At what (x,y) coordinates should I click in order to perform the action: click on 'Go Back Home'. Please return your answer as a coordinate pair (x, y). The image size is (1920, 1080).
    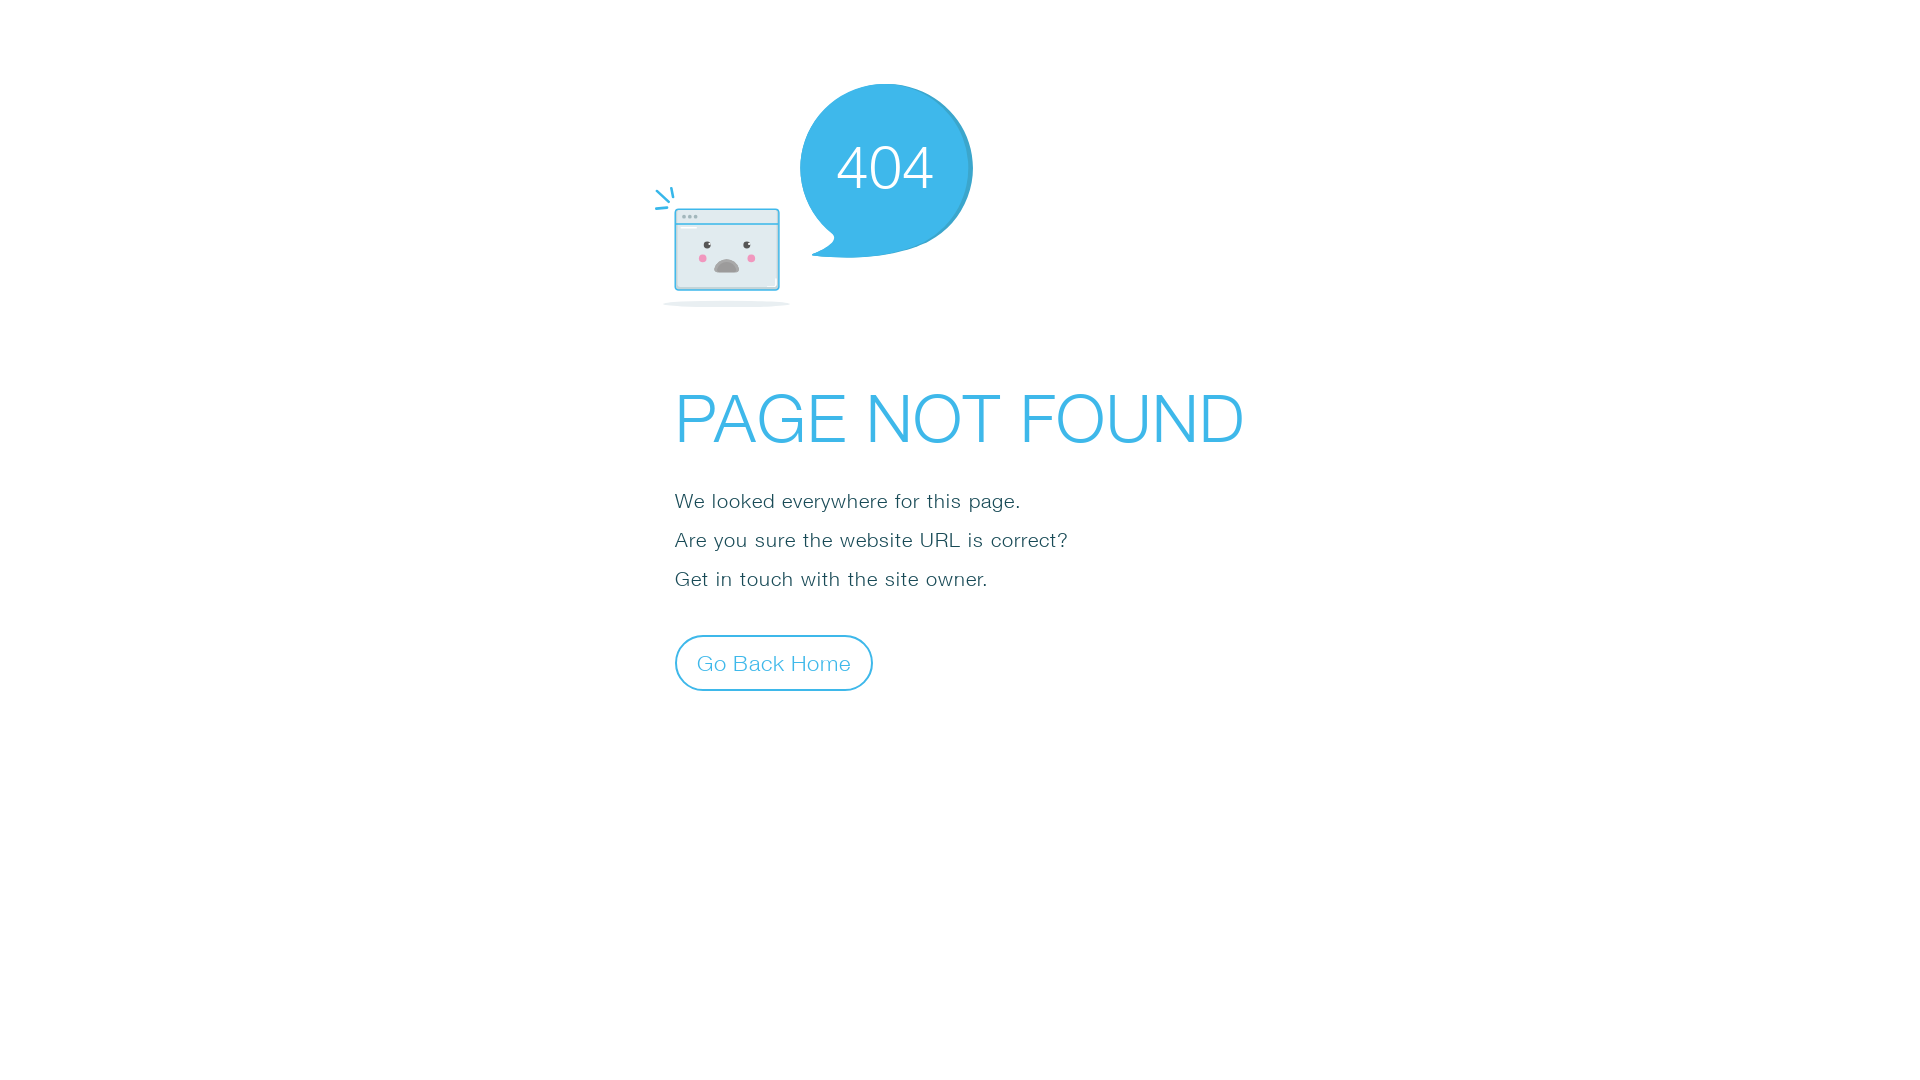
    Looking at the image, I should click on (772, 663).